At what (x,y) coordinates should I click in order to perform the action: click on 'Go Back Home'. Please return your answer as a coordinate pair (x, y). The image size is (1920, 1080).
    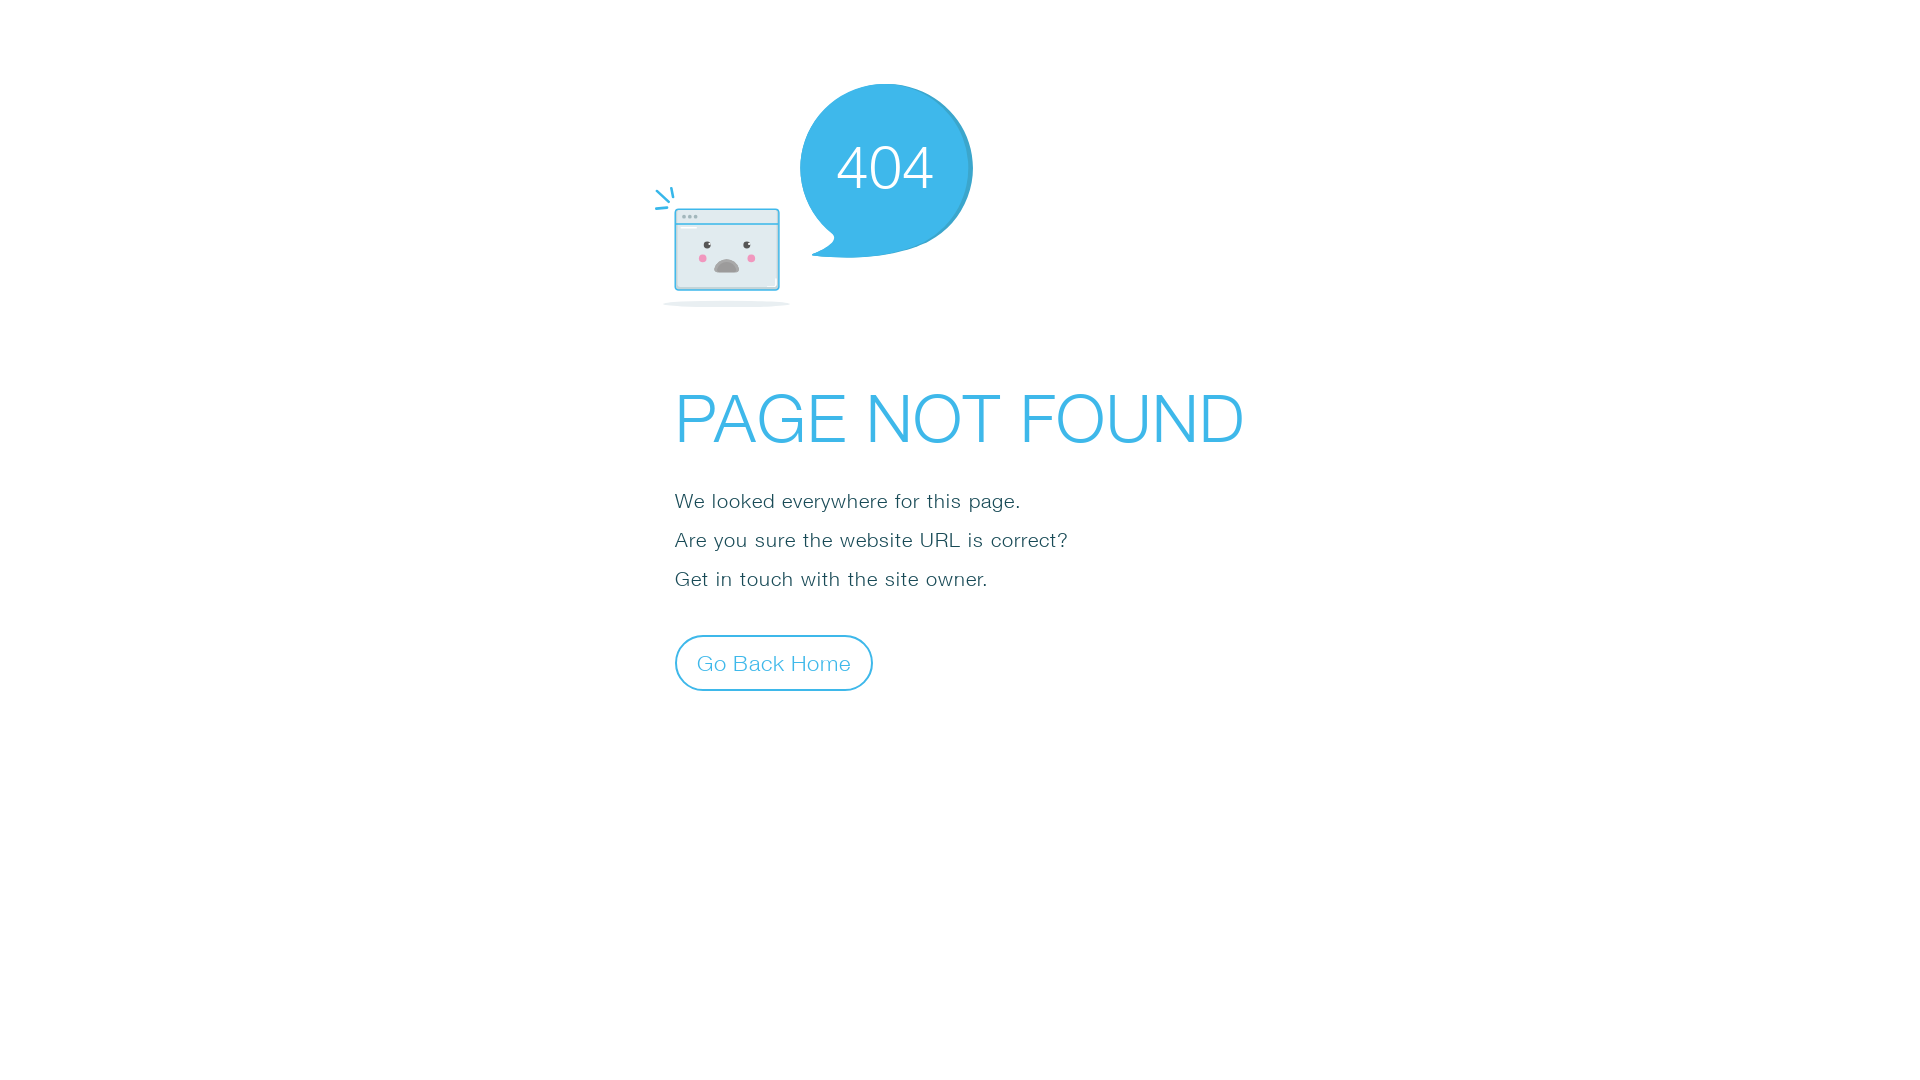
    Looking at the image, I should click on (772, 663).